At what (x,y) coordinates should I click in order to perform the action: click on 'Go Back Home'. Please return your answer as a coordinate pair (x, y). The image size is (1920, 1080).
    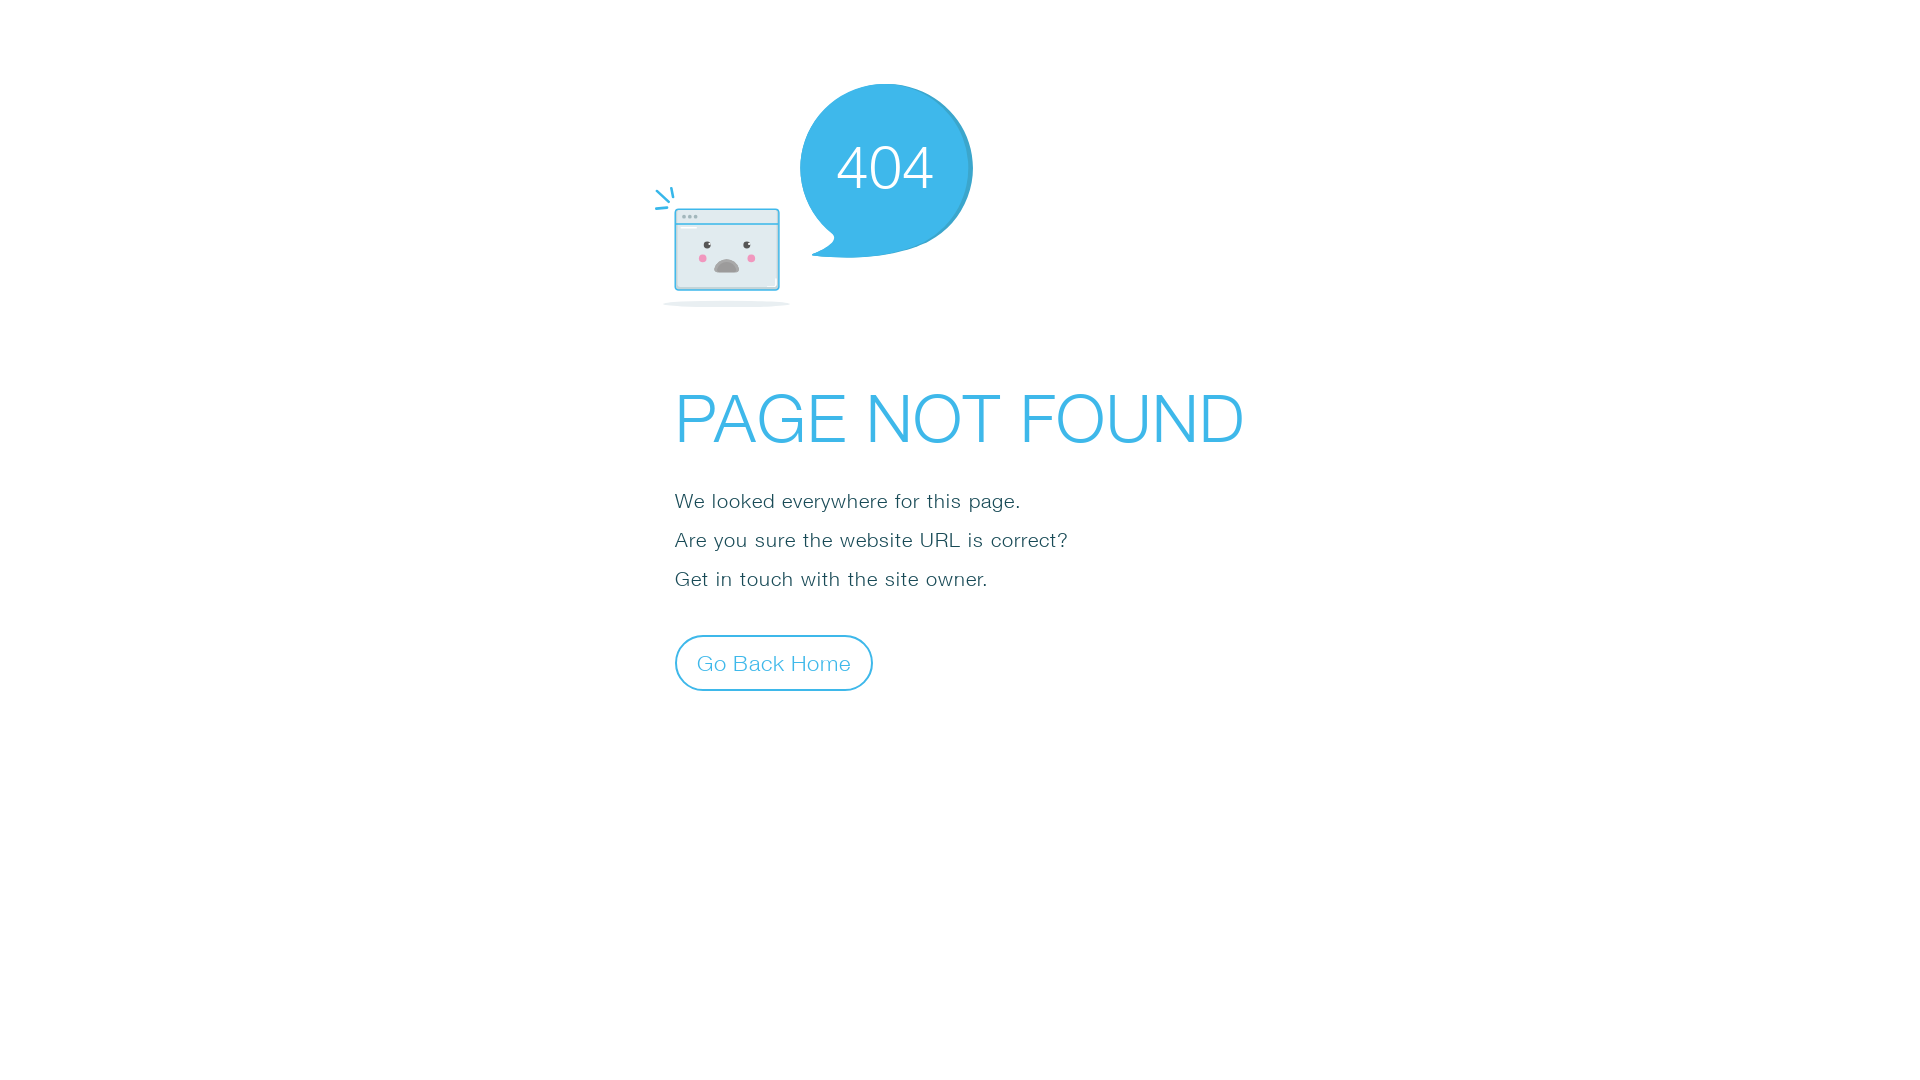
    Looking at the image, I should click on (772, 663).